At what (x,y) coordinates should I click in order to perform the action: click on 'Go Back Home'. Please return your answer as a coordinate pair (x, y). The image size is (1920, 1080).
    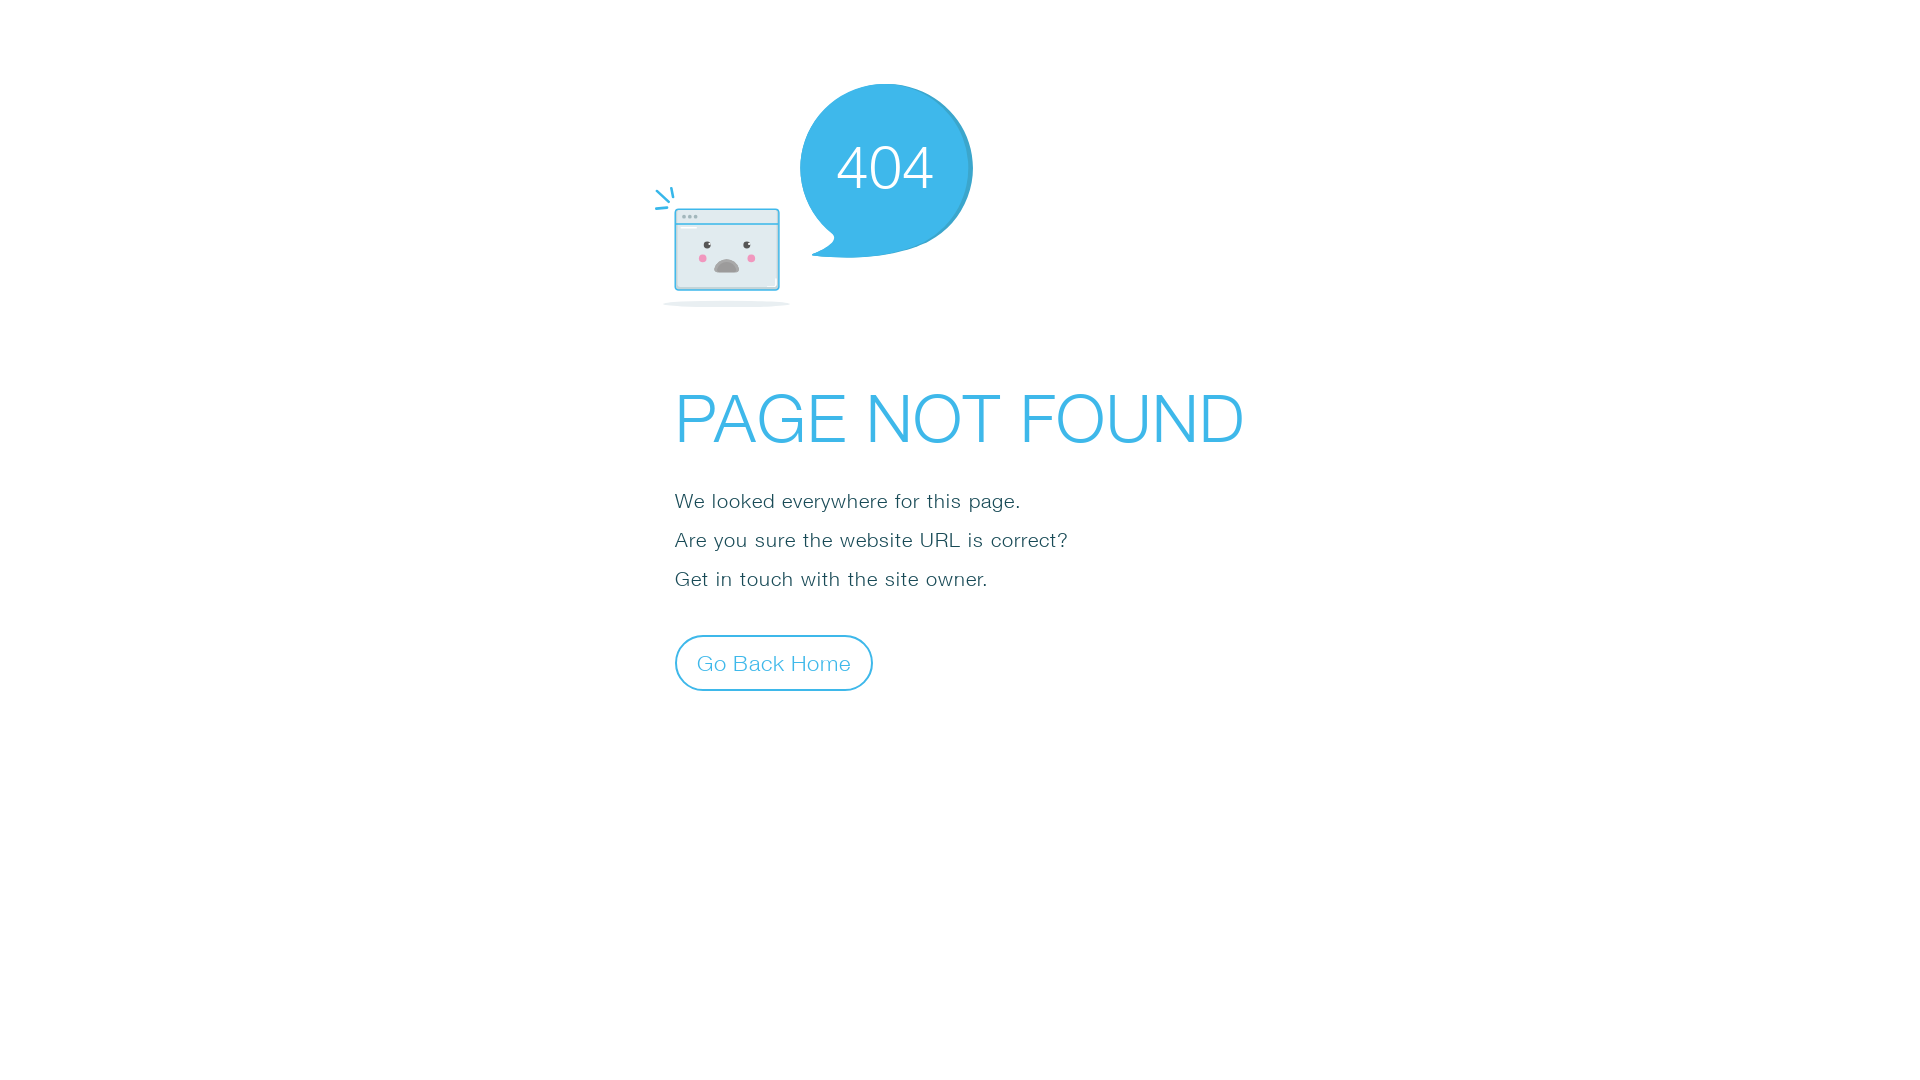
    Looking at the image, I should click on (772, 663).